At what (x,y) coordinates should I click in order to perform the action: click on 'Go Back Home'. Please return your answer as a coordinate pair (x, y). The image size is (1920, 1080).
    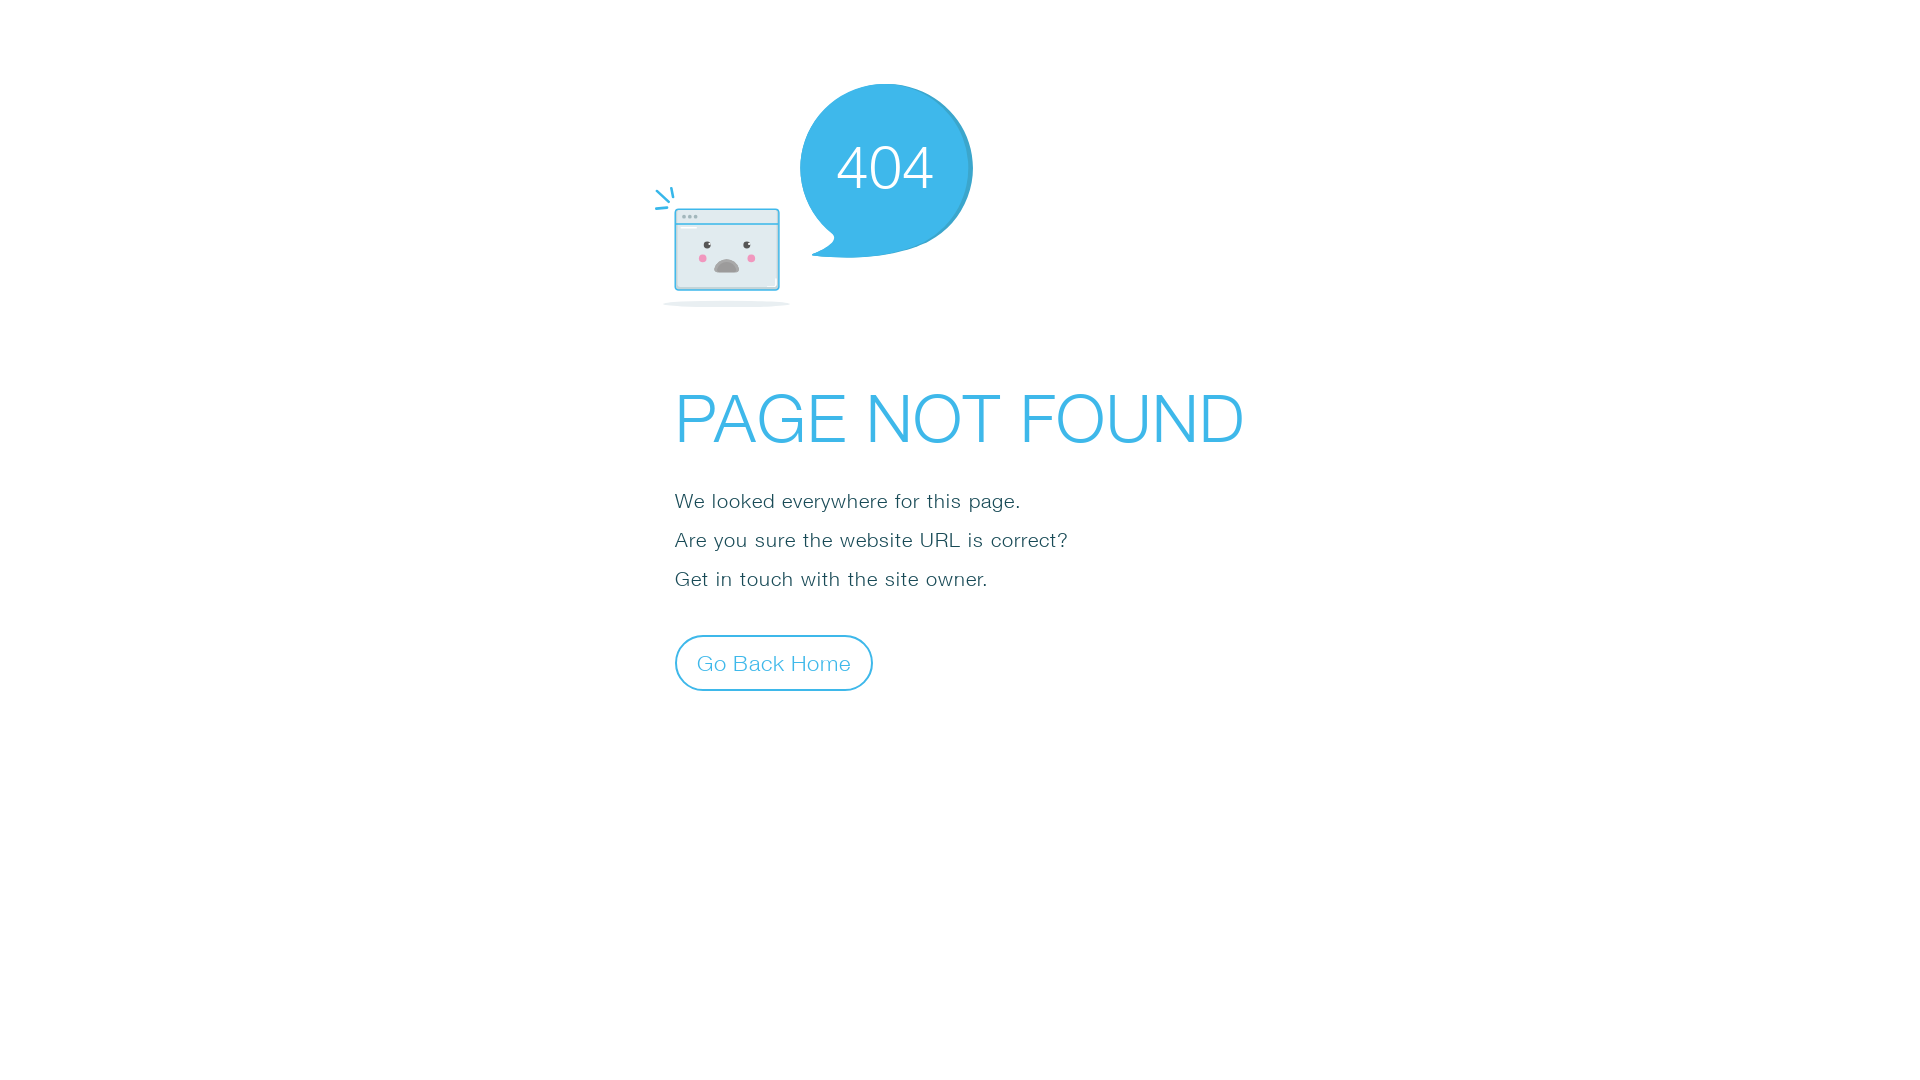
    Looking at the image, I should click on (772, 663).